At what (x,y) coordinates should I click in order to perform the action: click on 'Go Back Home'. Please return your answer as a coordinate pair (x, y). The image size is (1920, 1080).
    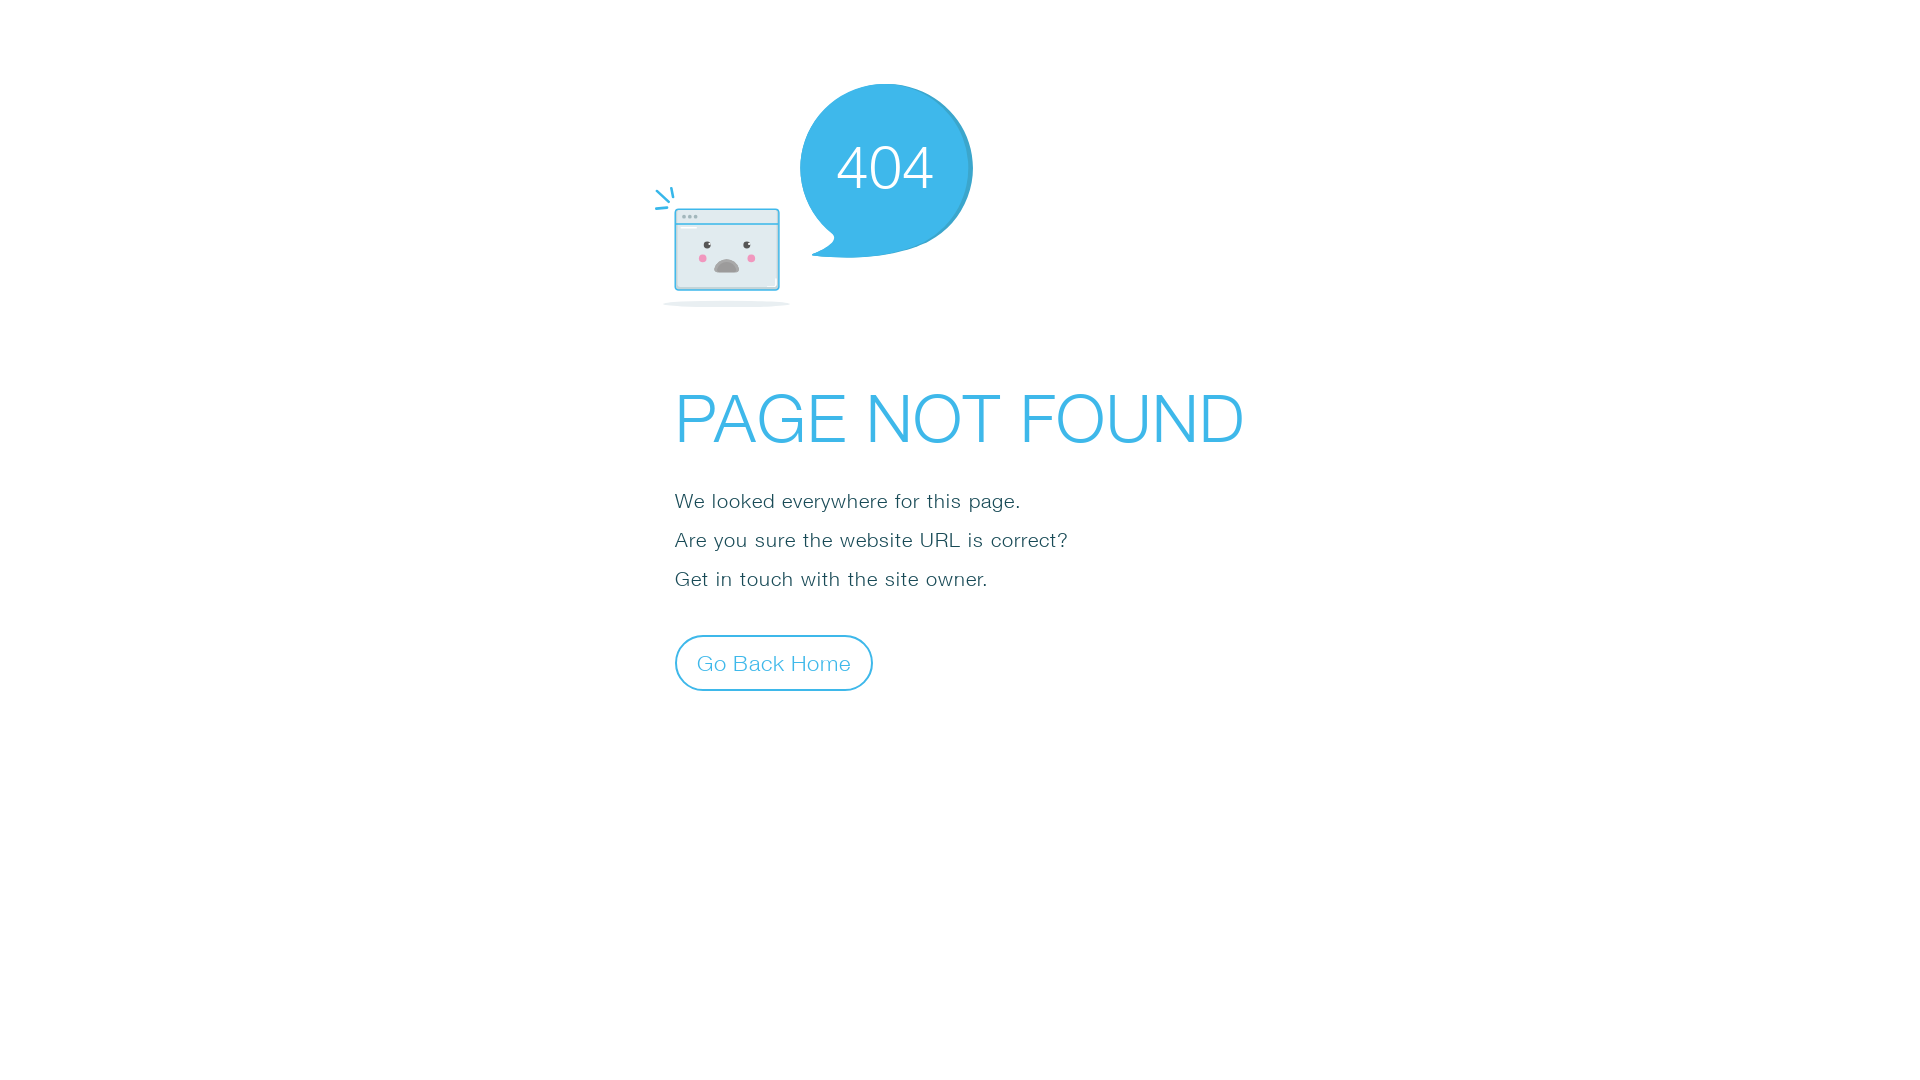
    Looking at the image, I should click on (772, 663).